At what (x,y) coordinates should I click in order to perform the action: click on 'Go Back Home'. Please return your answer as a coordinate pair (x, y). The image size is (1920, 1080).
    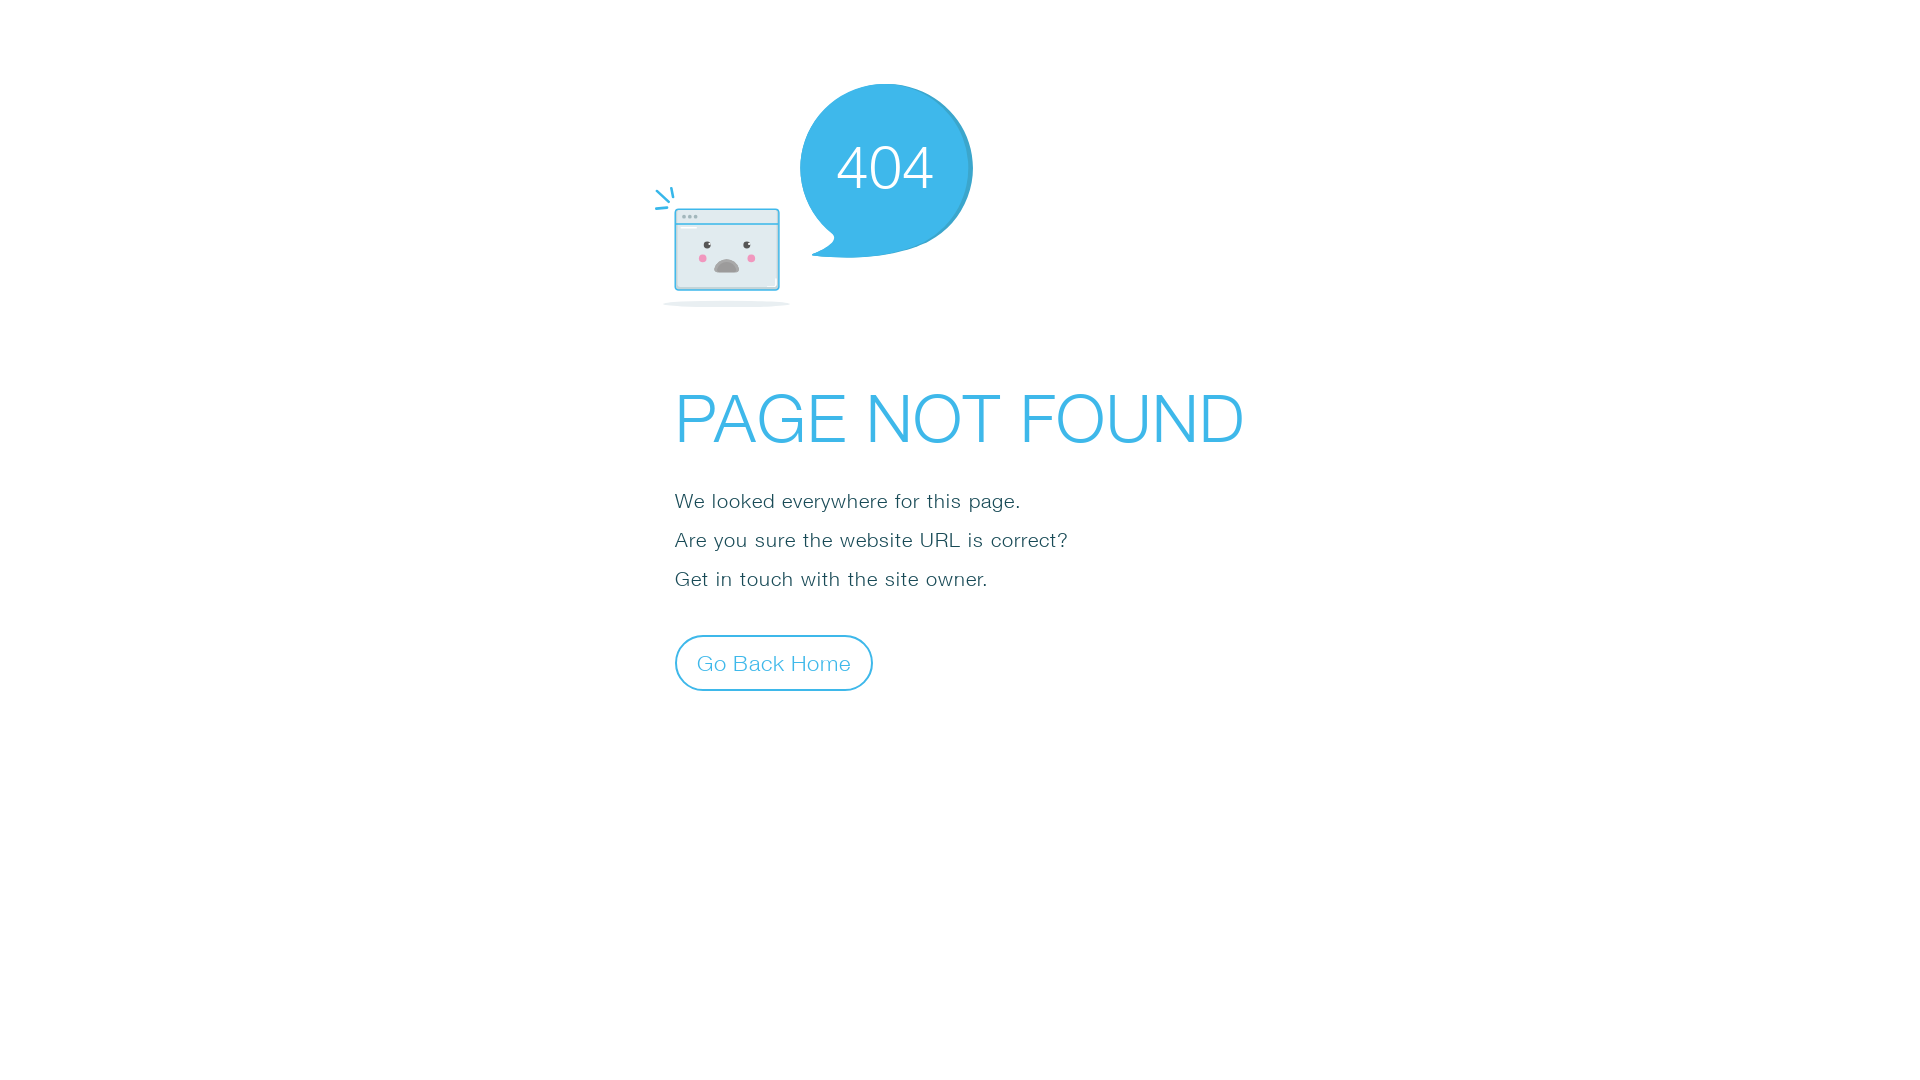
    Looking at the image, I should click on (772, 663).